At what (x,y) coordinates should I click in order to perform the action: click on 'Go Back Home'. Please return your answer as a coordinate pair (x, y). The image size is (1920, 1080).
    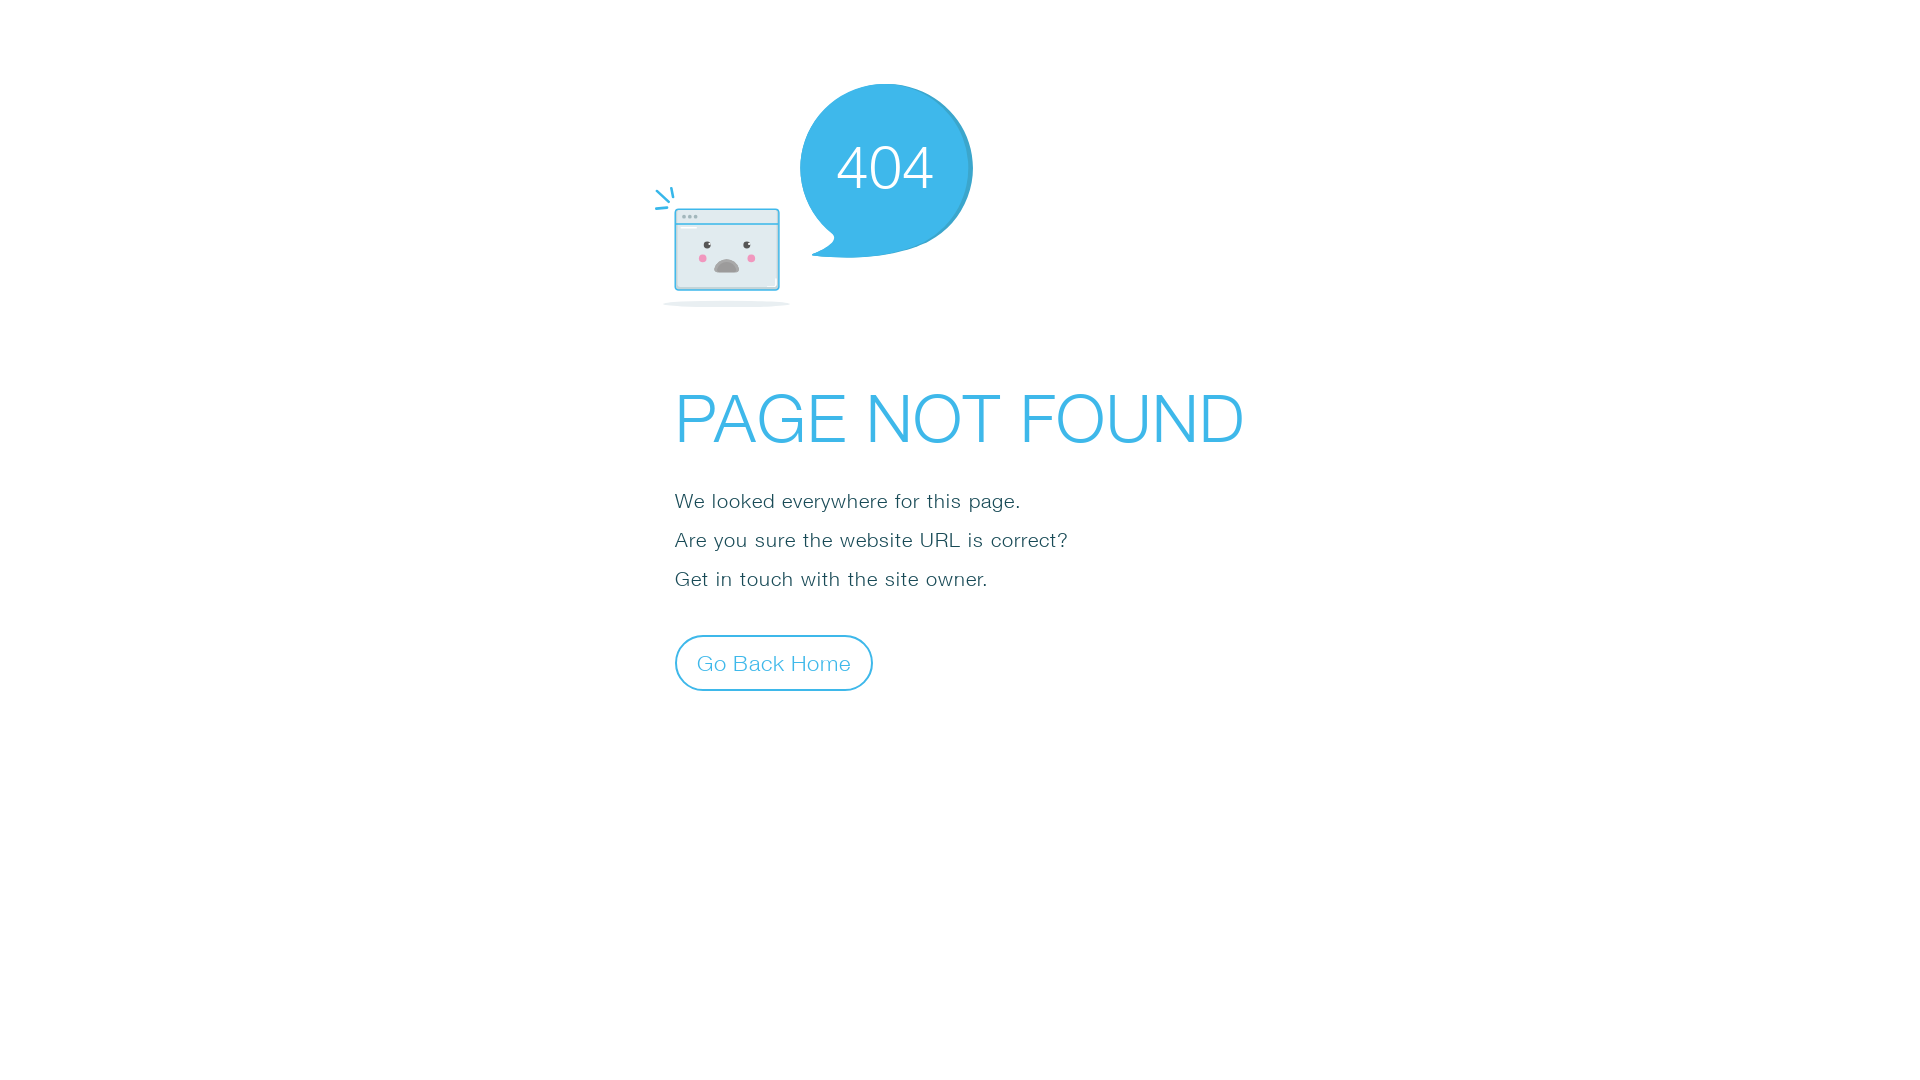
    Looking at the image, I should click on (772, 663).